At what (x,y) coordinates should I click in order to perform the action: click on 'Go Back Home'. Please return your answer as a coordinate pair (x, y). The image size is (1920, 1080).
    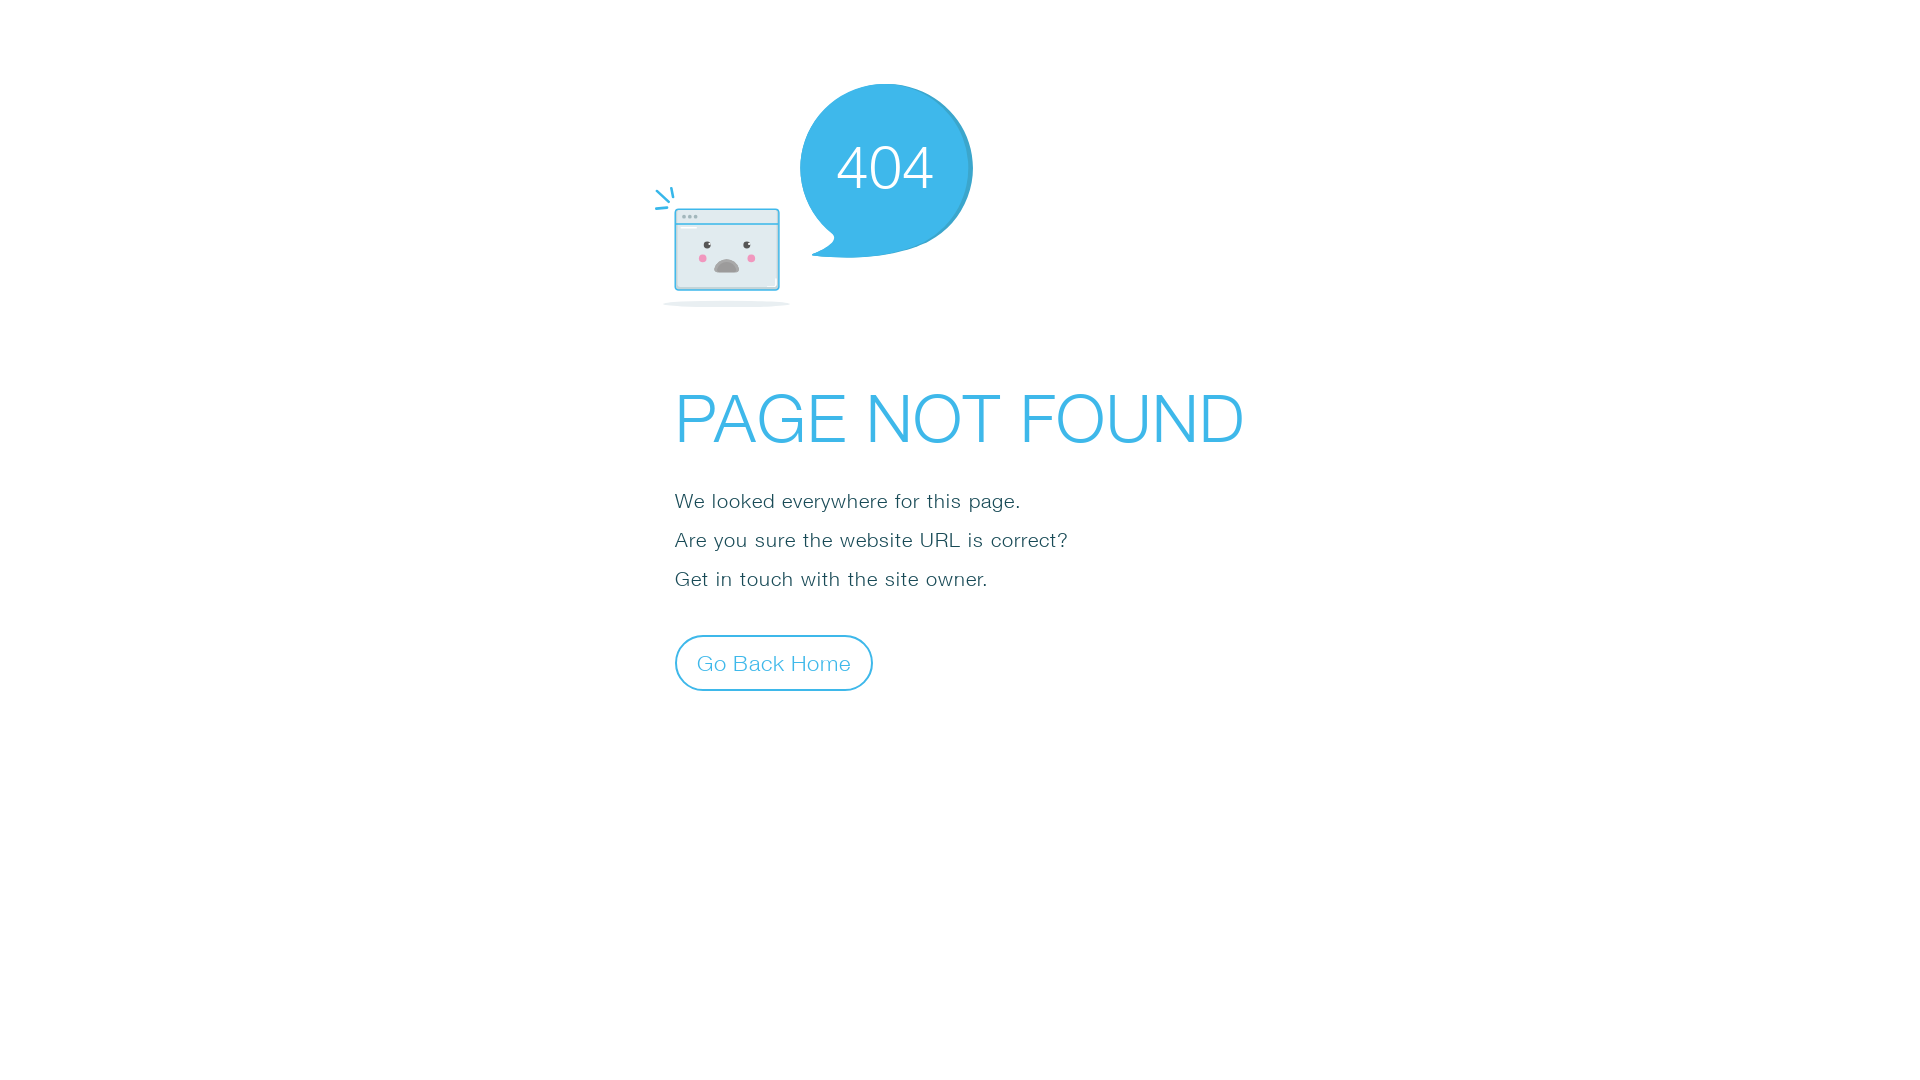
    Looking at the image, I should click on (772, 663).